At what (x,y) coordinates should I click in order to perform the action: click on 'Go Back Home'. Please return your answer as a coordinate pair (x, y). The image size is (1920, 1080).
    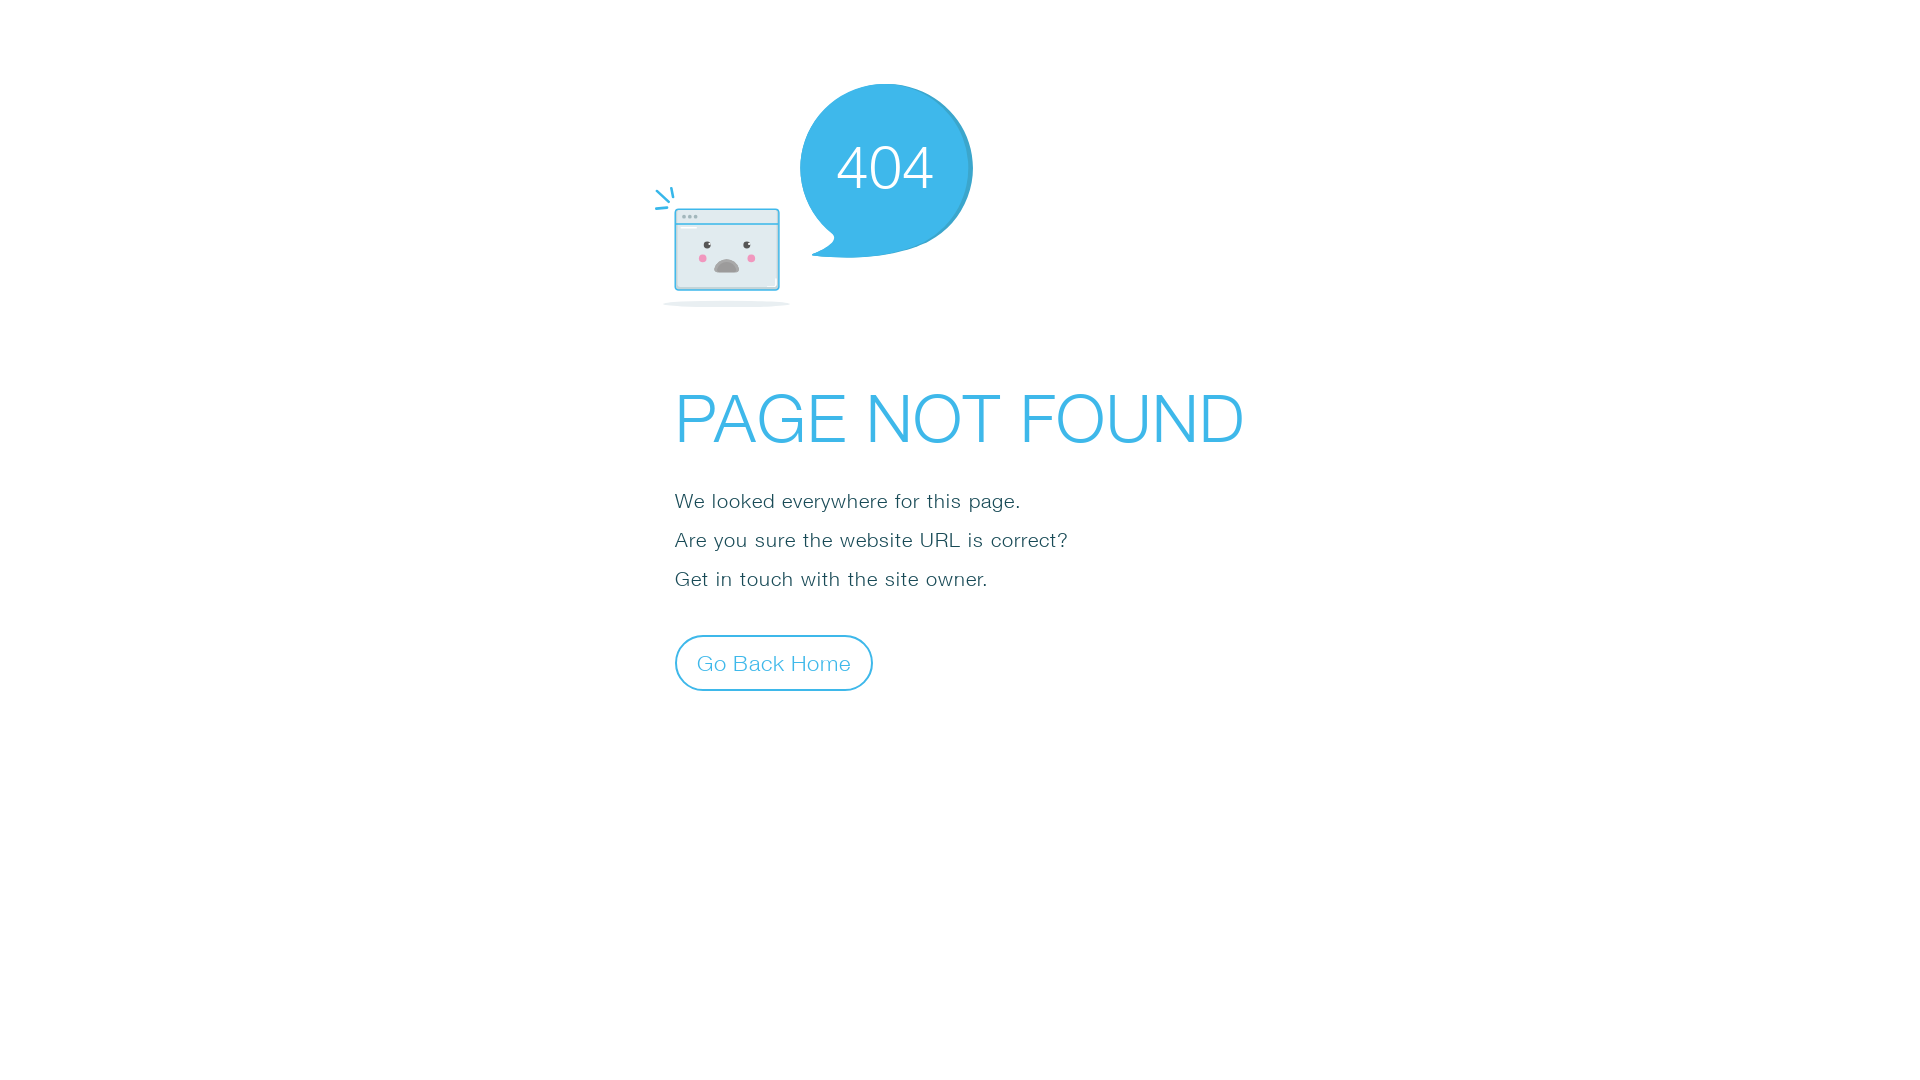
    Looking at the image, I should click on (772, 663).